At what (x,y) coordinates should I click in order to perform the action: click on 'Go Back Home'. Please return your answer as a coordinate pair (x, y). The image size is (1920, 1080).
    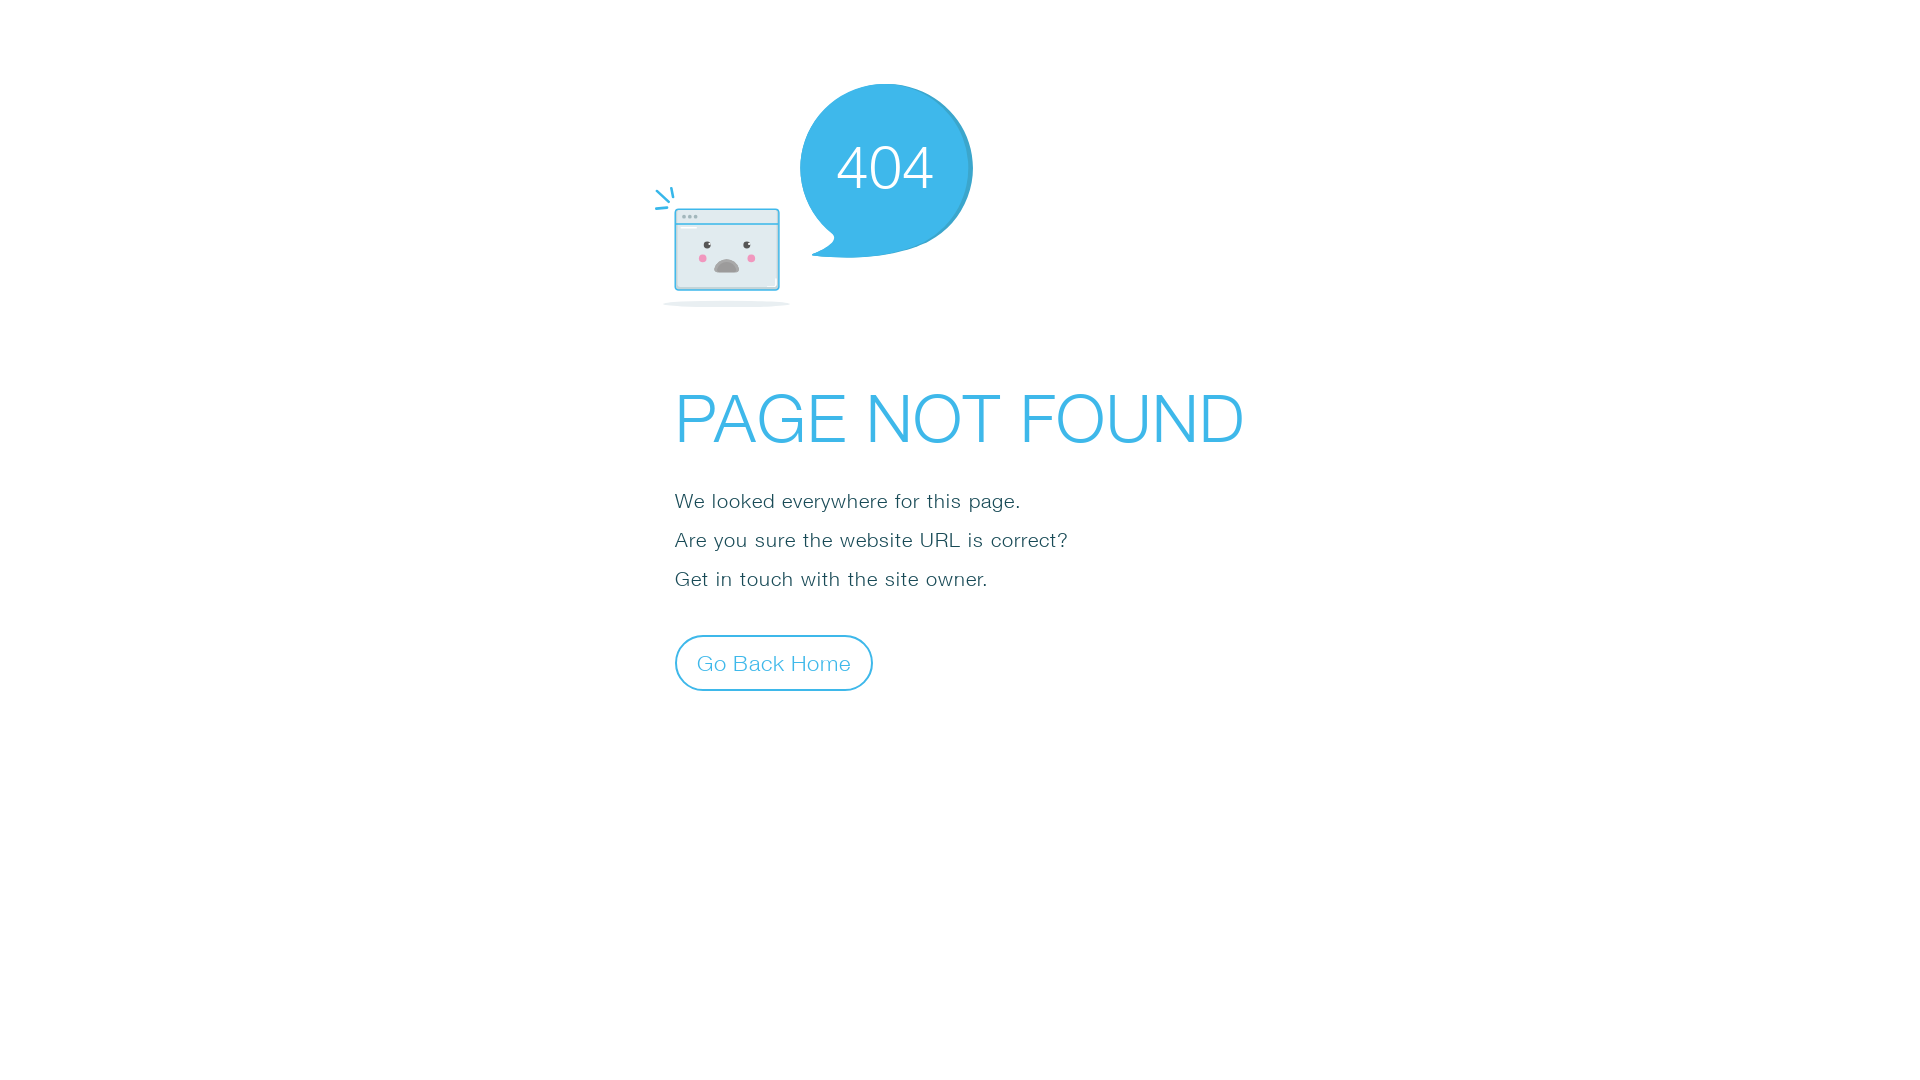
    Looking at the image, I should click on (772, 663).